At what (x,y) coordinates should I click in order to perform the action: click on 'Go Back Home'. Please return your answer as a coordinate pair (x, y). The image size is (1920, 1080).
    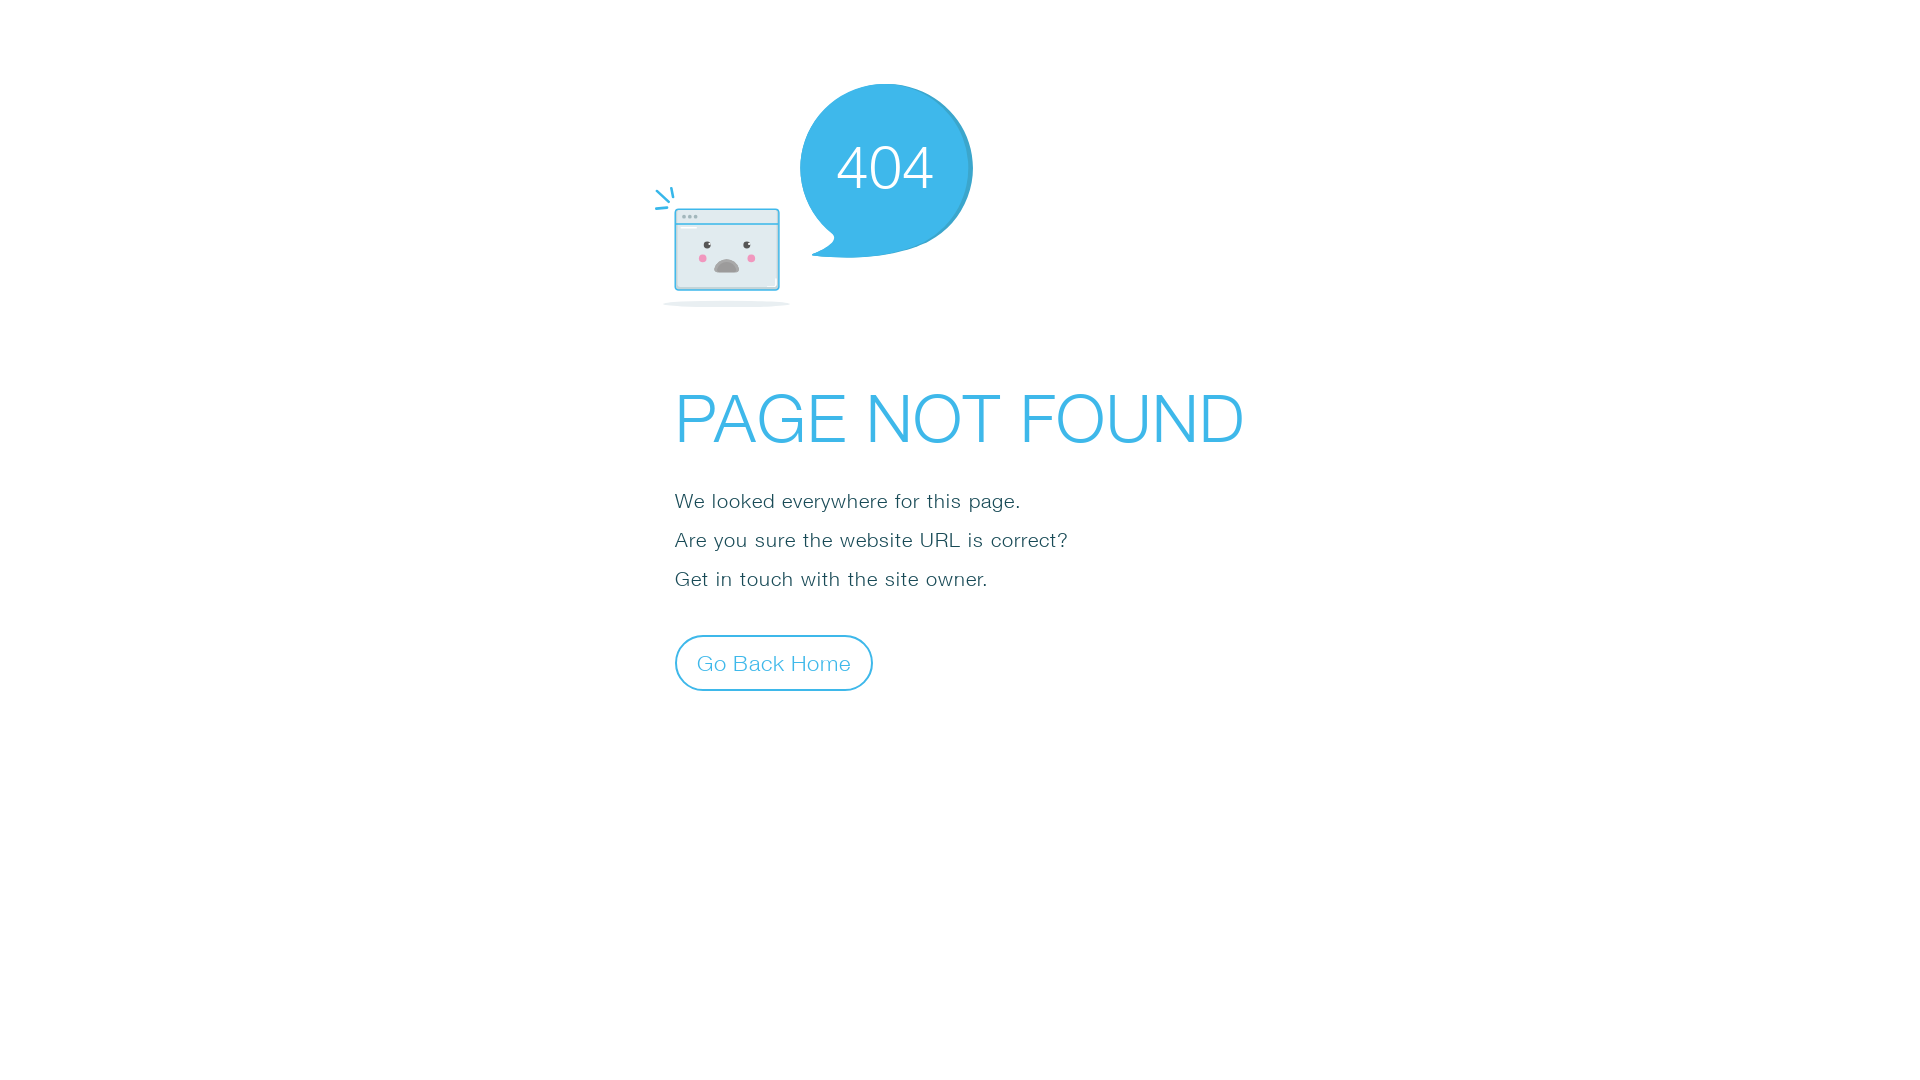
    Looking at the image, I should click on (772, 663).